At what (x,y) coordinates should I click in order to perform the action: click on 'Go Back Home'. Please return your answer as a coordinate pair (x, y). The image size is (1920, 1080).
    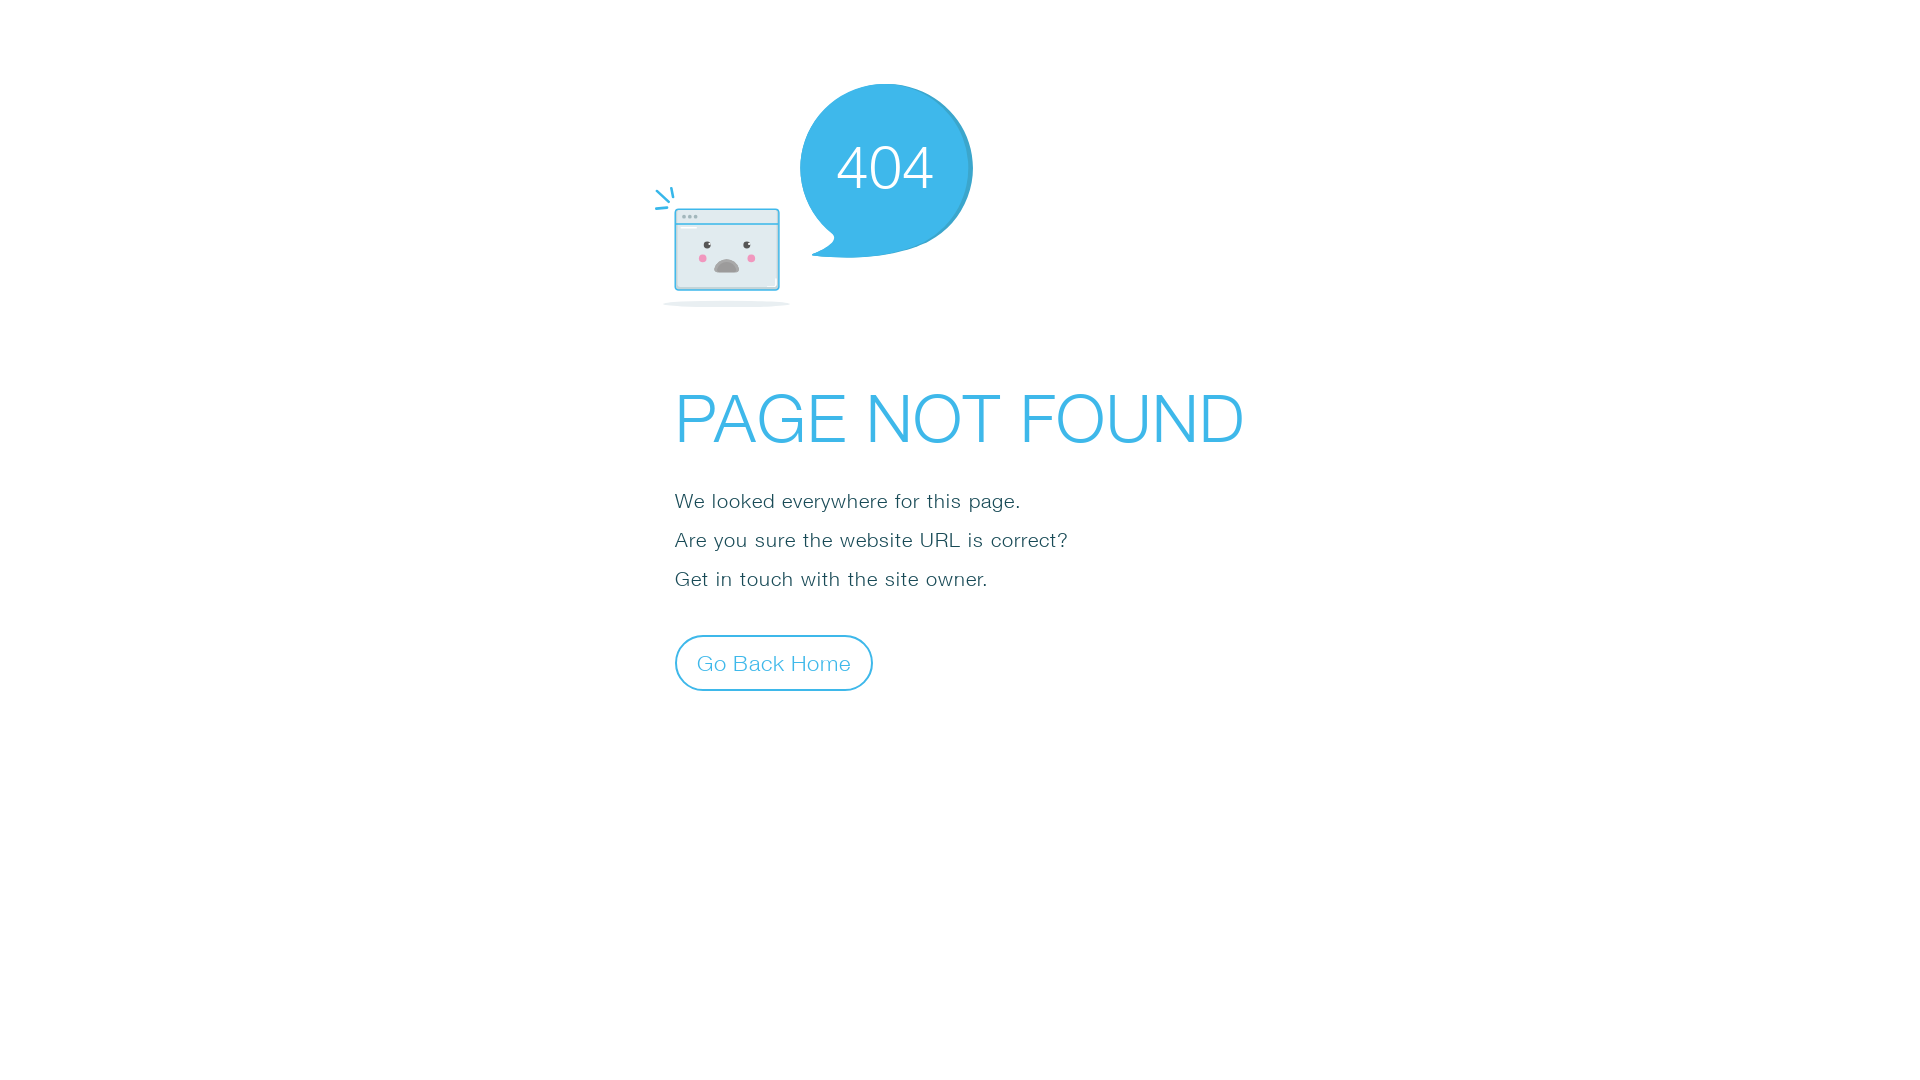
    Looking at the image, I should click on (772, 663).